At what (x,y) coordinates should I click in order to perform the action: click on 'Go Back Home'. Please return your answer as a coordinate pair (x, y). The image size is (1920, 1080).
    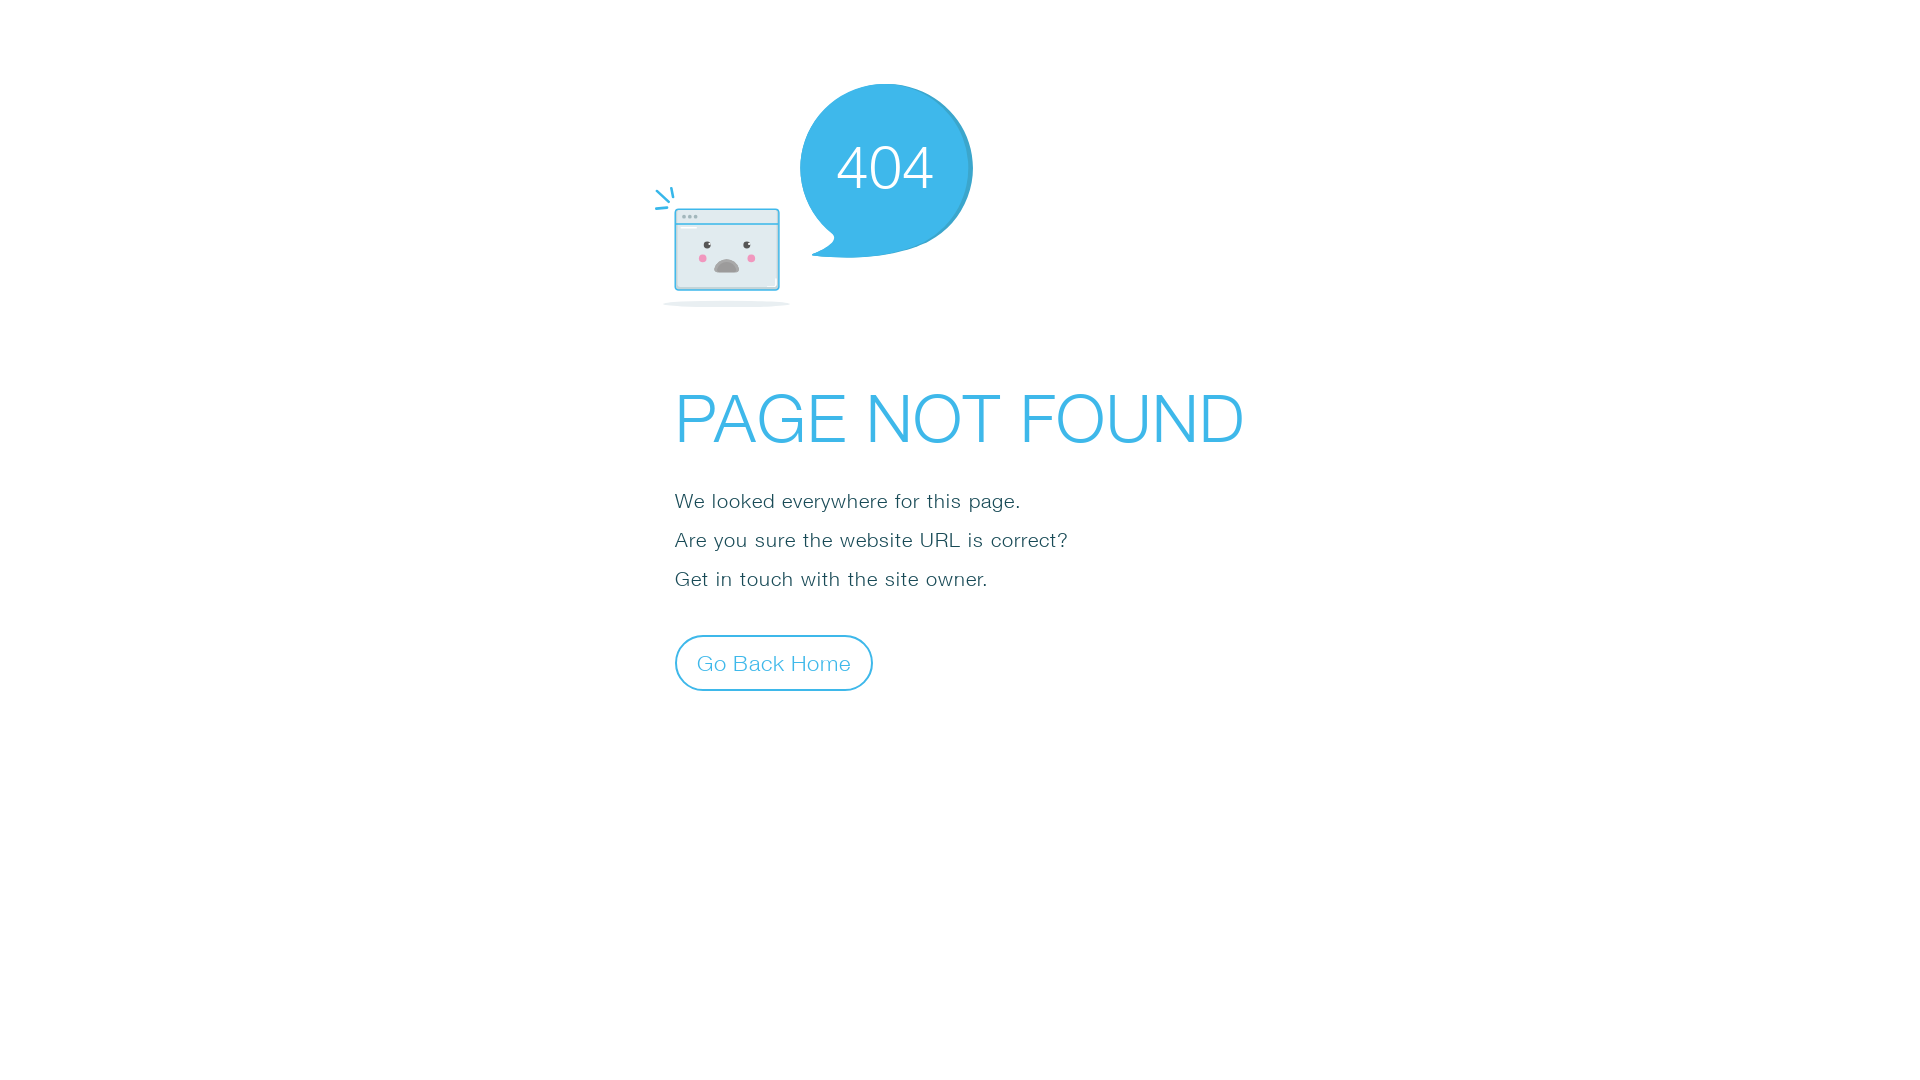
    Looking at the image, I should click on (772, 663).